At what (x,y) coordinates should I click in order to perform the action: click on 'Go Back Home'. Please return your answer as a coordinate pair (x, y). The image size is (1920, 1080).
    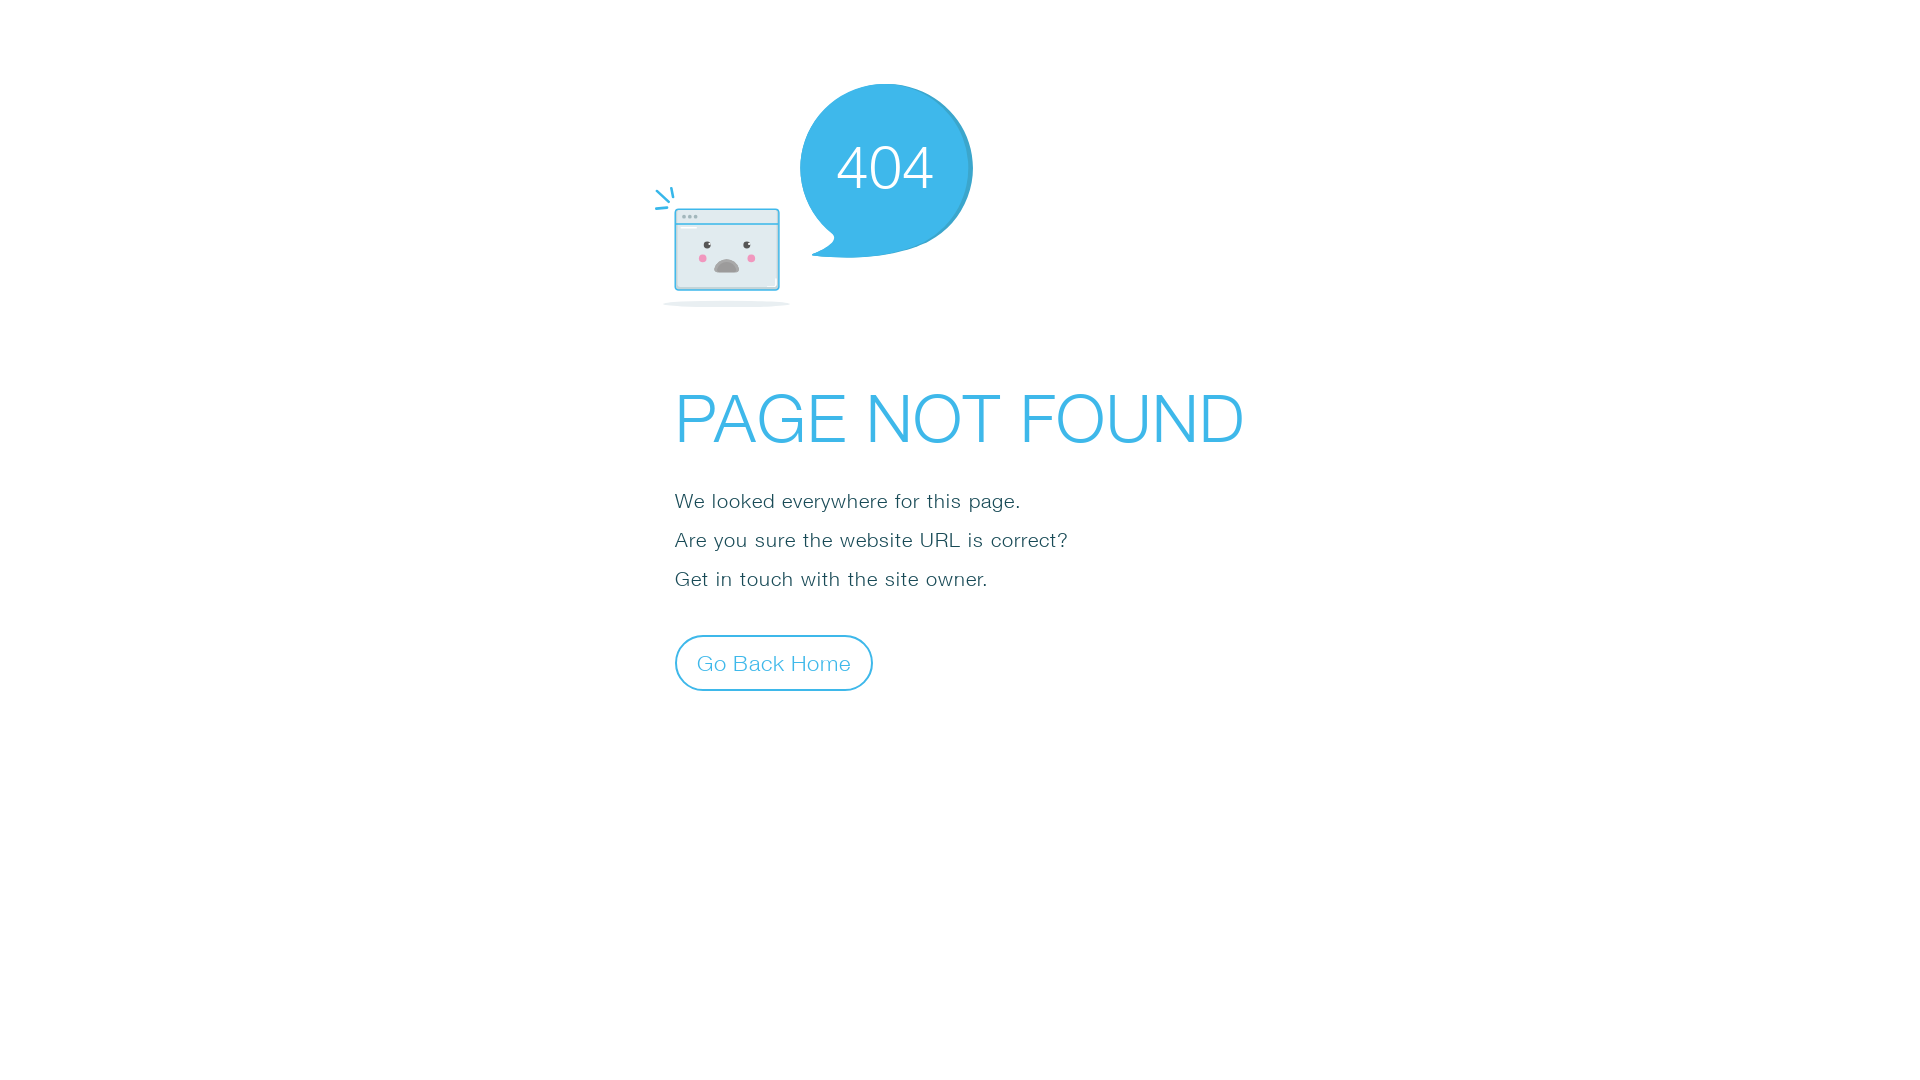
    Looking at the image, I should click on (772, 663).